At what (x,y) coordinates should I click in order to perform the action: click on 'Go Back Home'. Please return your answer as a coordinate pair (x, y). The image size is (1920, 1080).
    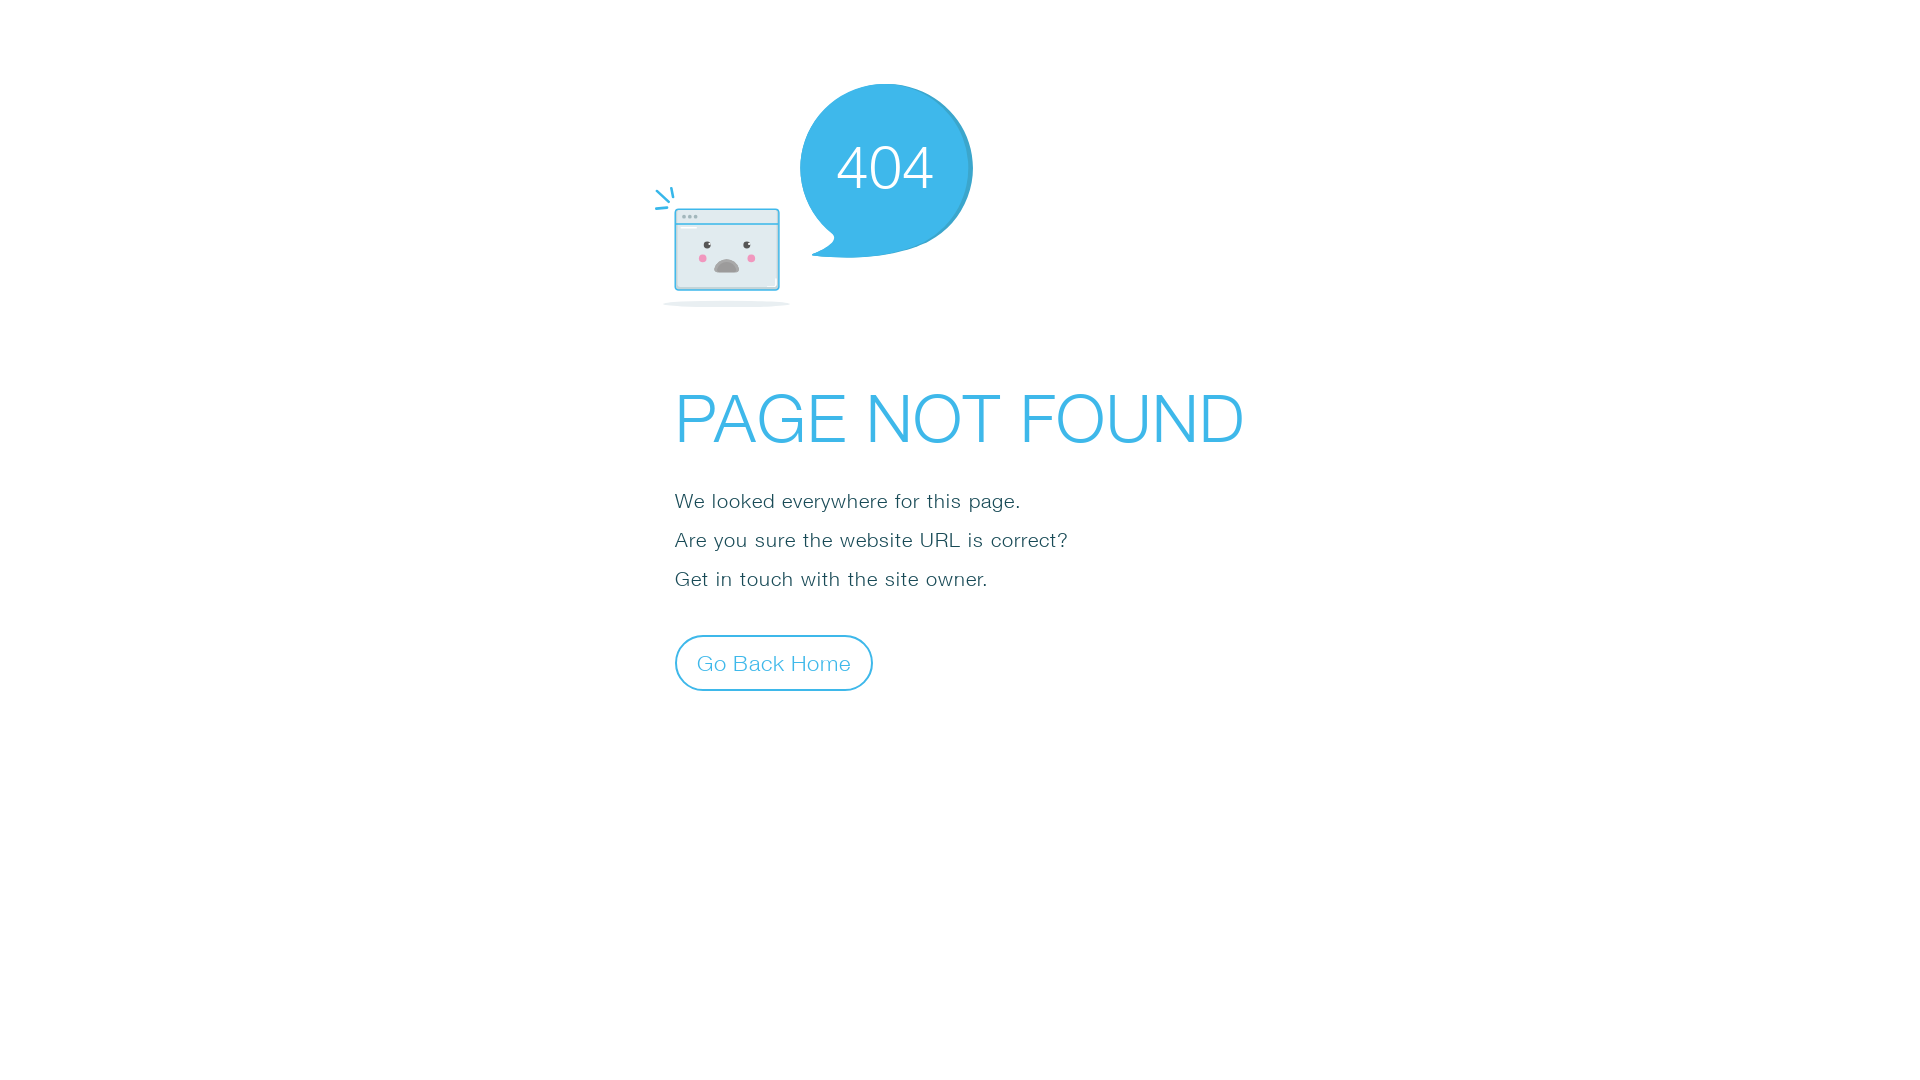
    Looking at the image, I should click on (772, 663).